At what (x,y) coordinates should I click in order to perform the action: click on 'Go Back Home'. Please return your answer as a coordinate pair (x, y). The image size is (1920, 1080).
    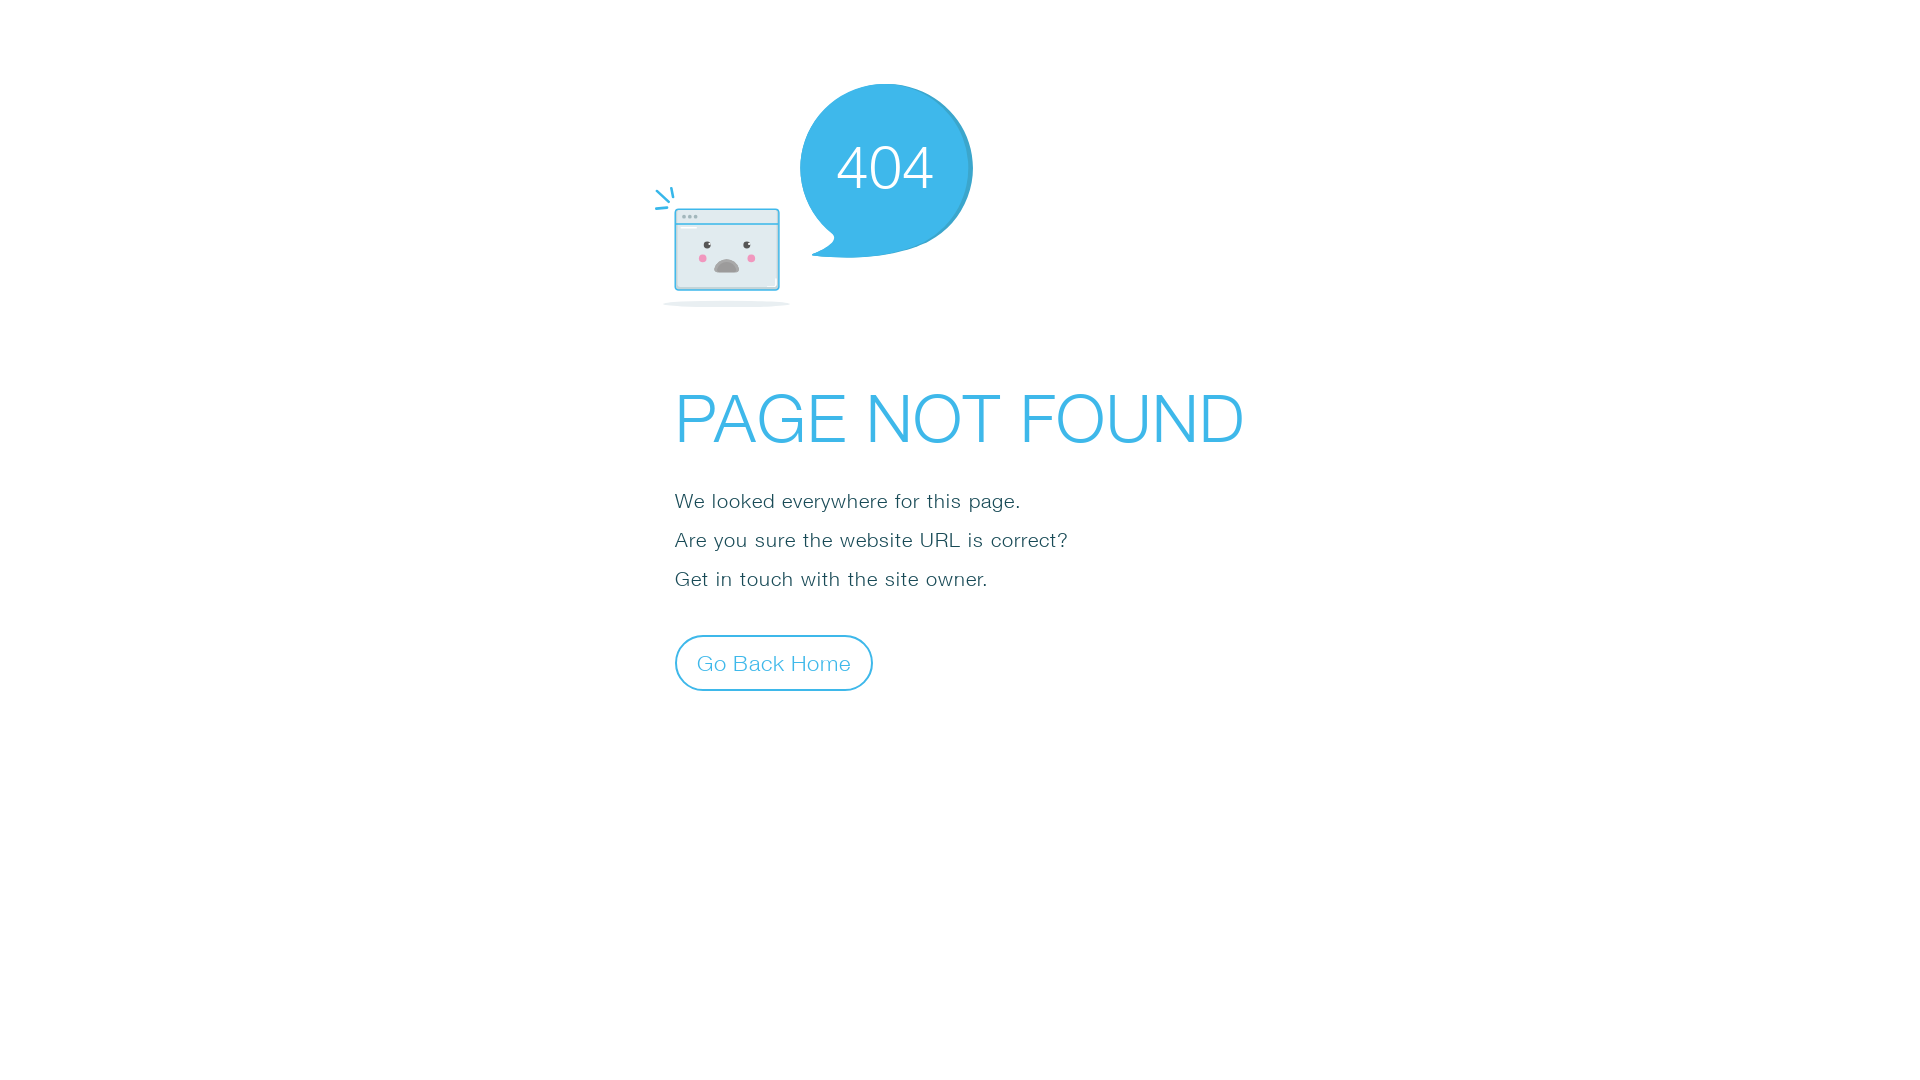
    Looking at the image, I should click on (772, 663).